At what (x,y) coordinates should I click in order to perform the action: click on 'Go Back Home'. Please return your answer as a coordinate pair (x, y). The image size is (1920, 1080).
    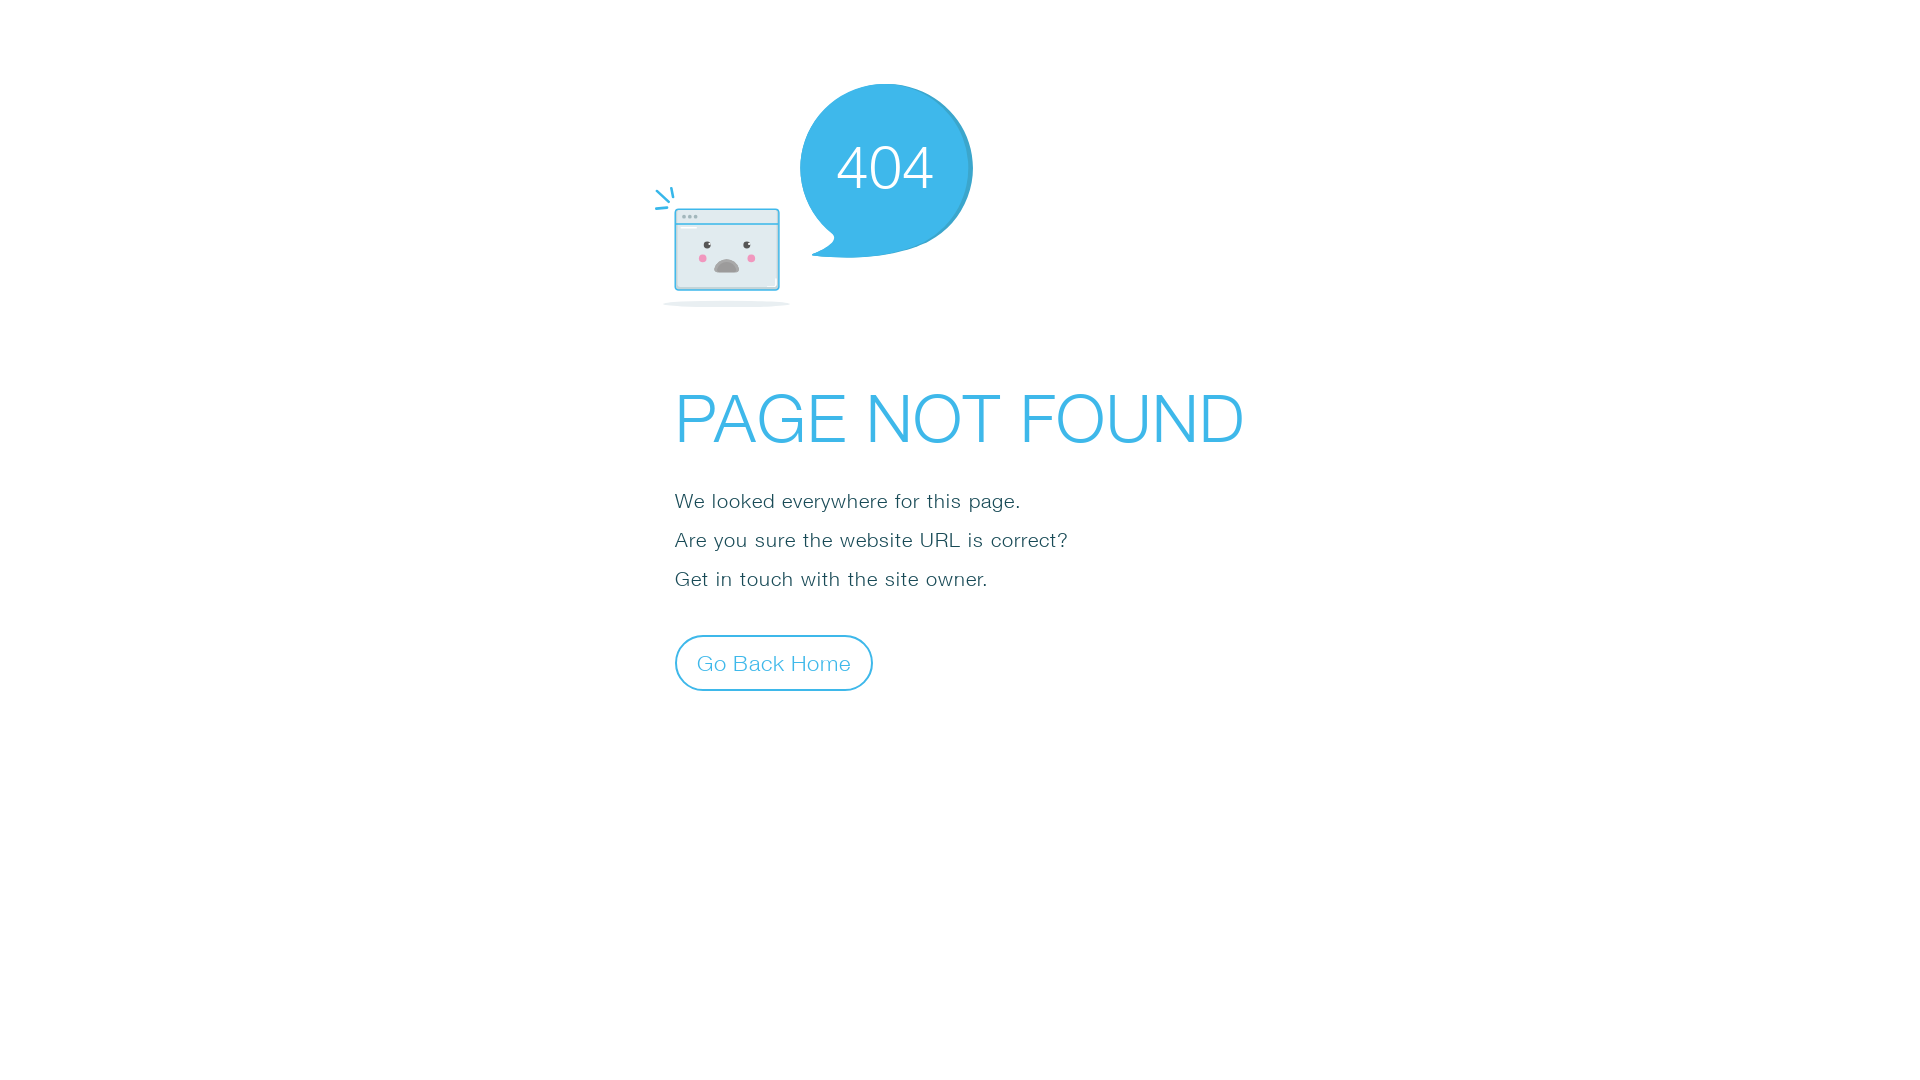
    Looking at the image, I should click on (772, 663).